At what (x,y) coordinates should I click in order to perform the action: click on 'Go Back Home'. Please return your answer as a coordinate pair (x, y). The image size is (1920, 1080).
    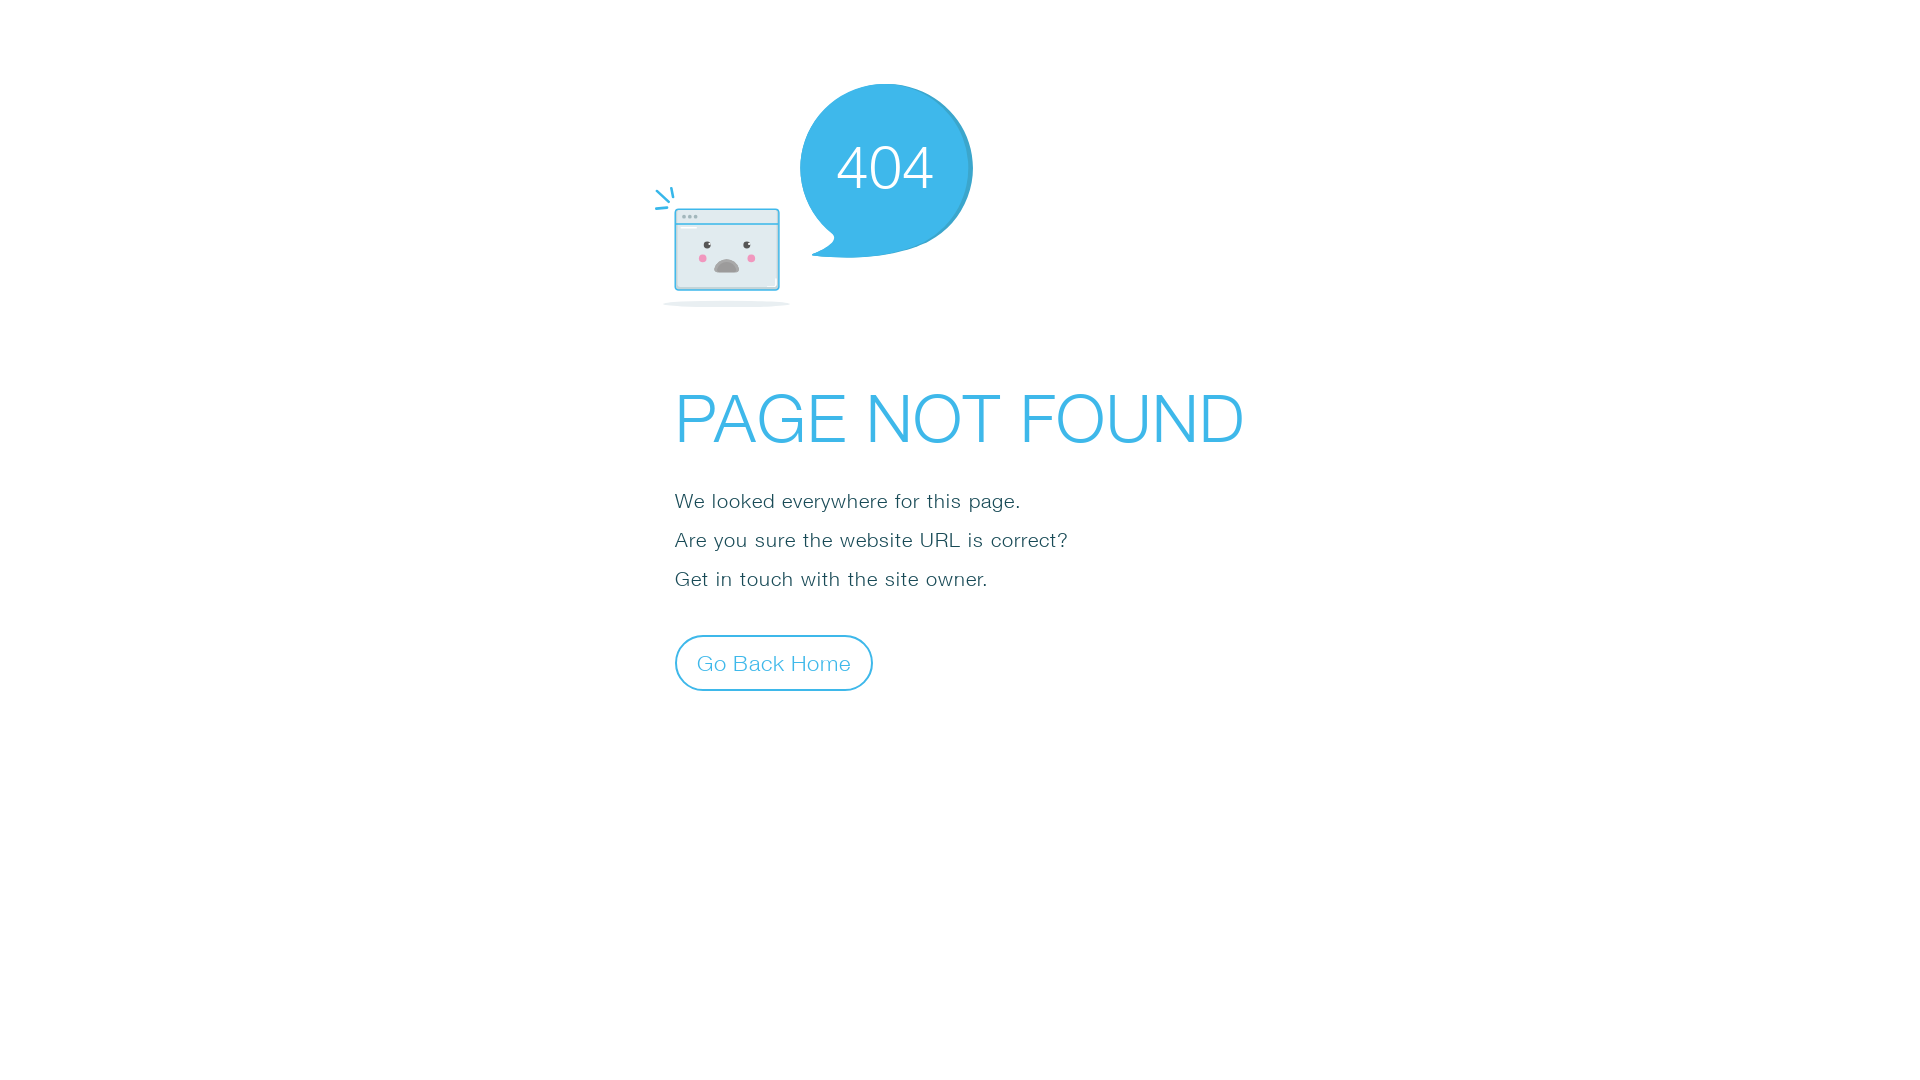
    Looking at the image, I should click on (772, 663).